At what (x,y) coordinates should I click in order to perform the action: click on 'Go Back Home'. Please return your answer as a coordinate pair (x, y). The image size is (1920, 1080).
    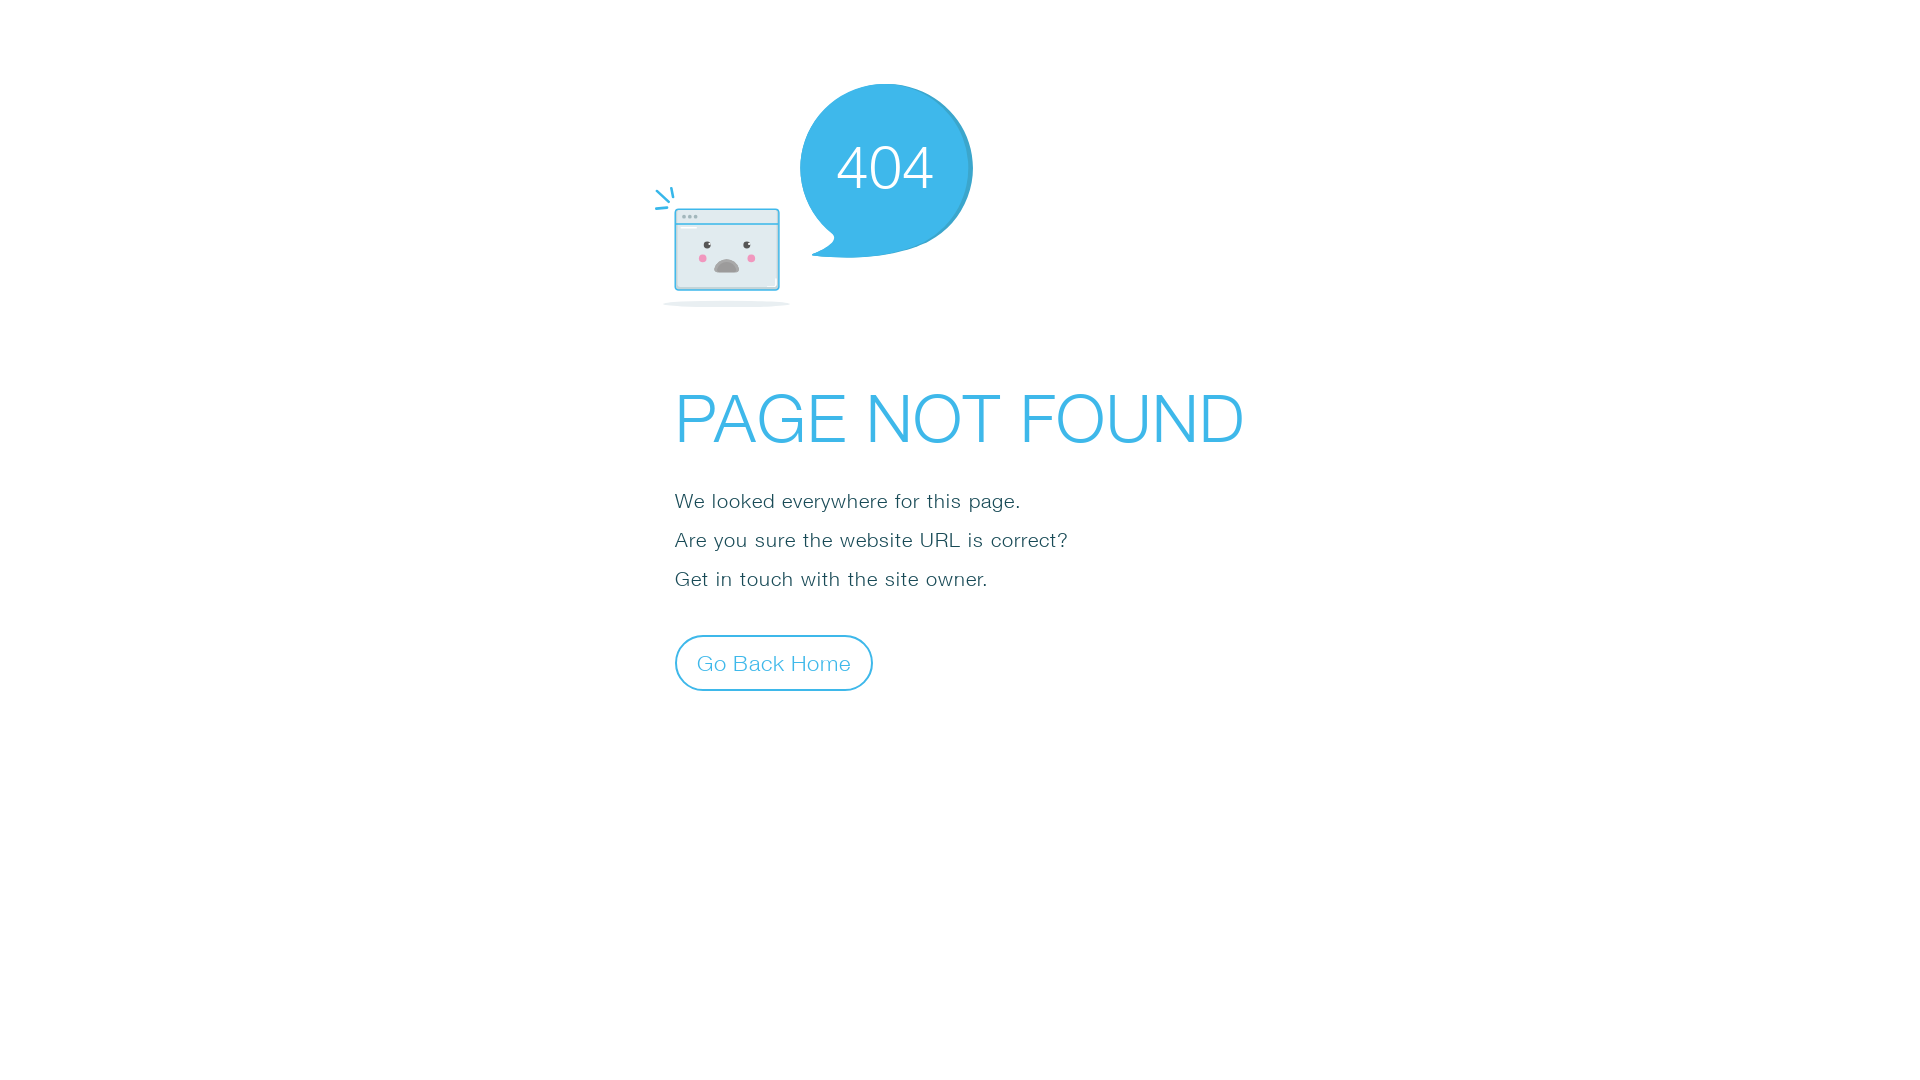
    Looking at the image, I should click on (772, 663).